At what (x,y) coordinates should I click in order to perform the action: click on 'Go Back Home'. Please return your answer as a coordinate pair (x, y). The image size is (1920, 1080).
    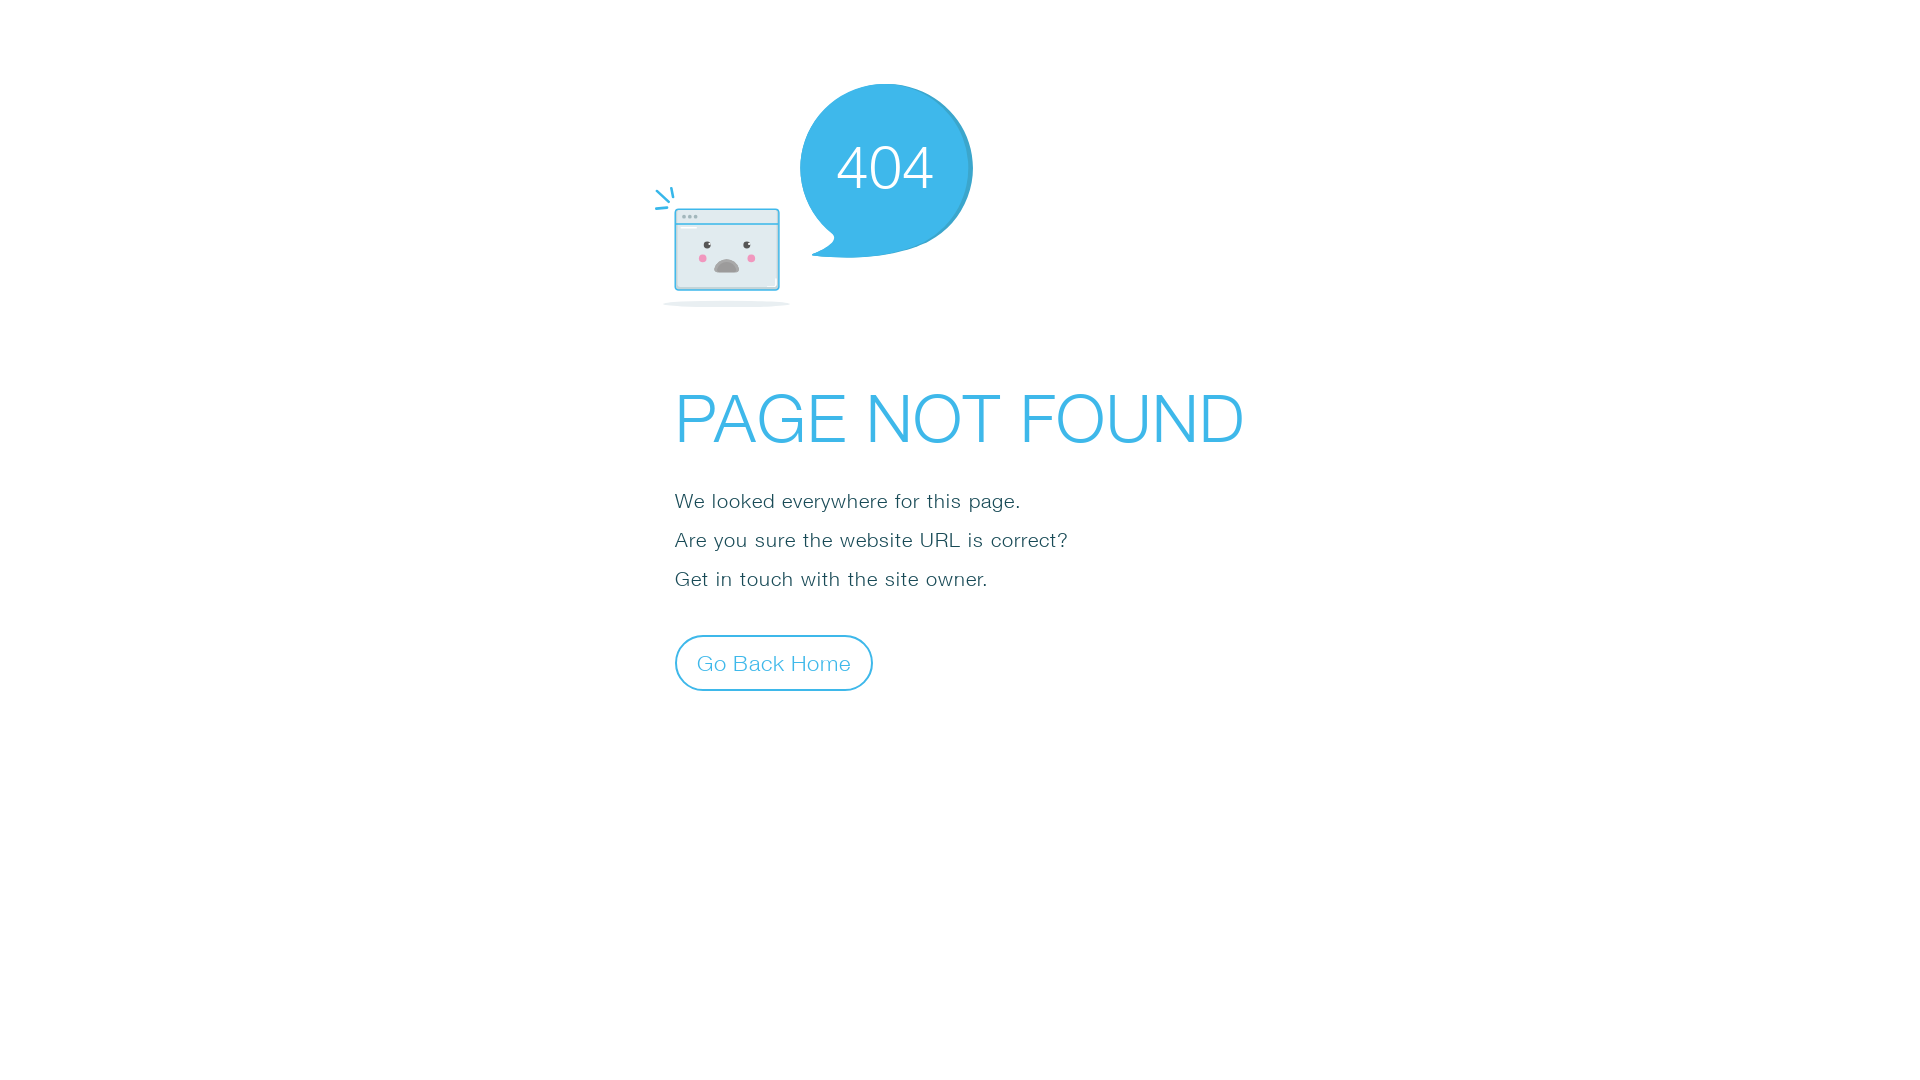
    Looking at the image, I should click on (772, 663).